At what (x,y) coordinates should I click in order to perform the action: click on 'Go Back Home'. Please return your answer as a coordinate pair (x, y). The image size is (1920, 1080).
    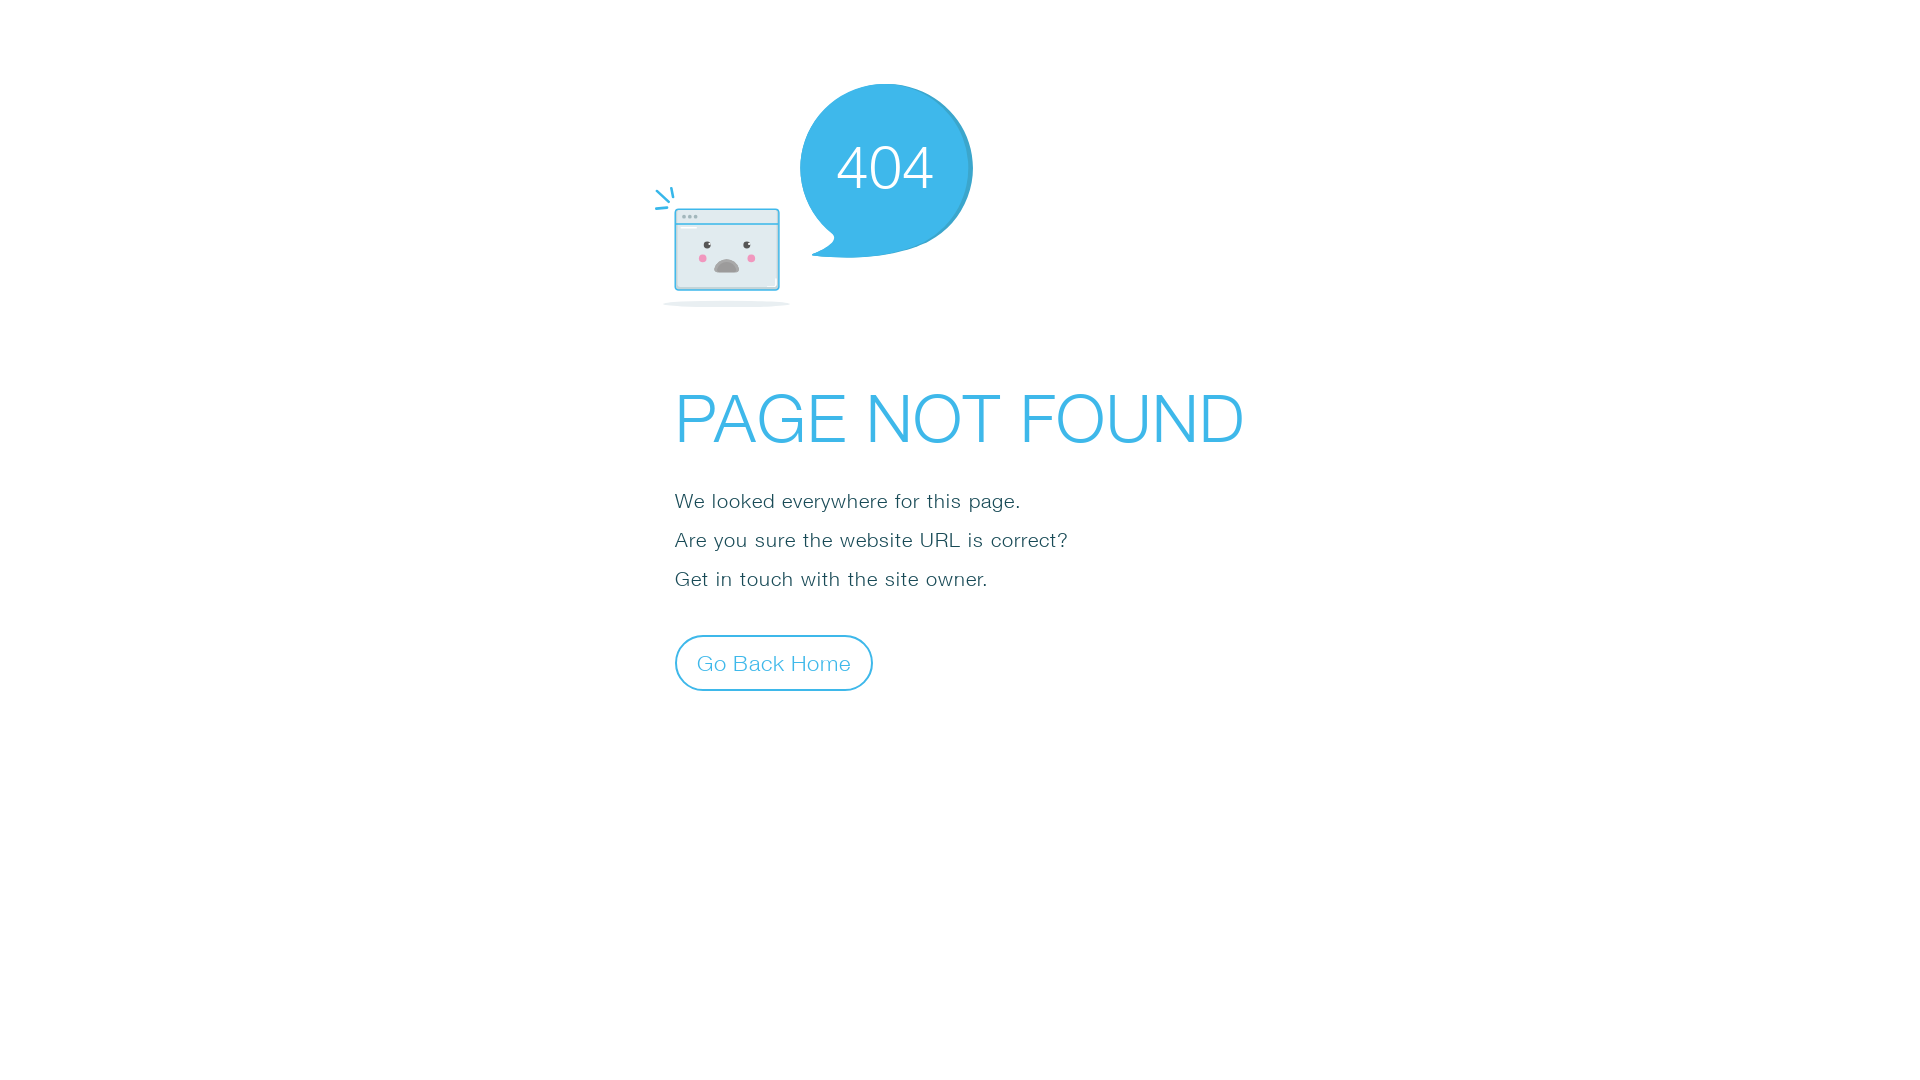
    Looking at the image, I should click on (772, 663).